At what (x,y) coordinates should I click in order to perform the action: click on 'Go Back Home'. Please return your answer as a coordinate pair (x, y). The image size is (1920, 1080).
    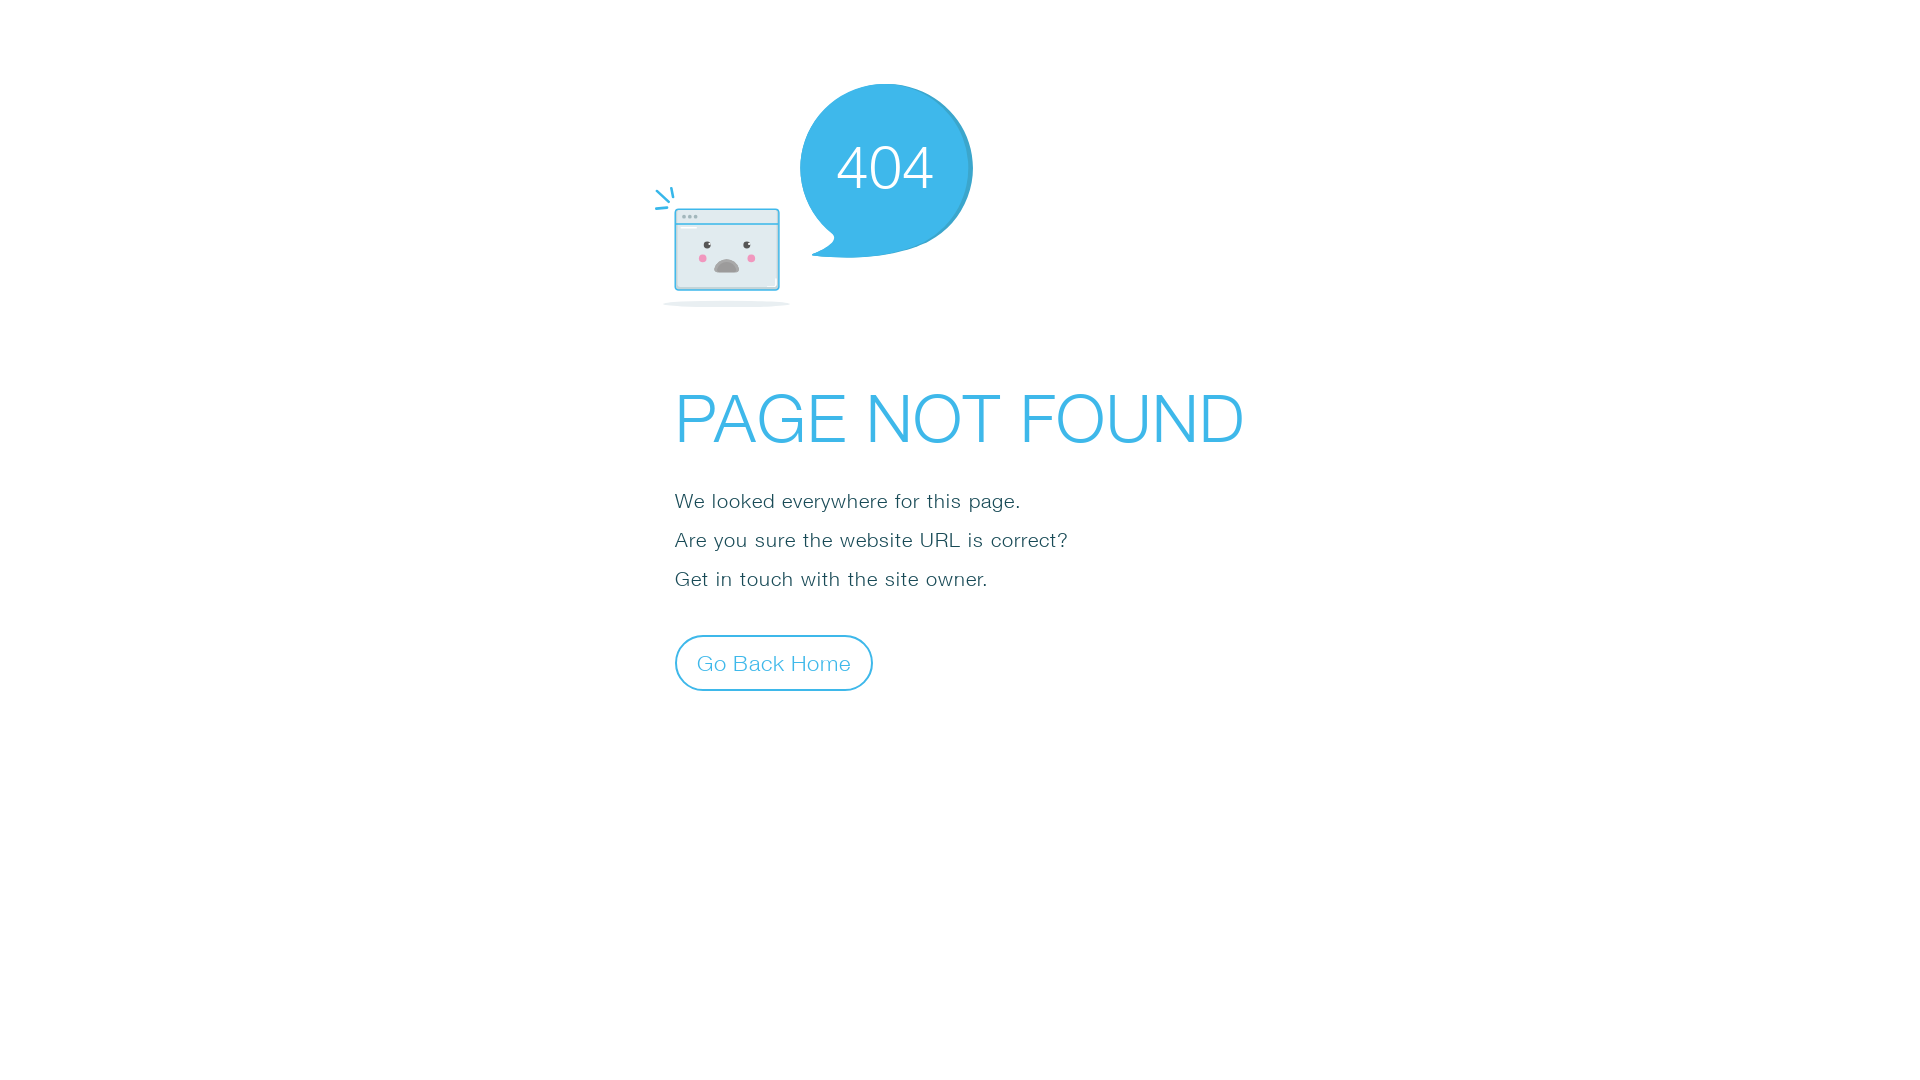
    Looking at the image, I should click on (772, 663).